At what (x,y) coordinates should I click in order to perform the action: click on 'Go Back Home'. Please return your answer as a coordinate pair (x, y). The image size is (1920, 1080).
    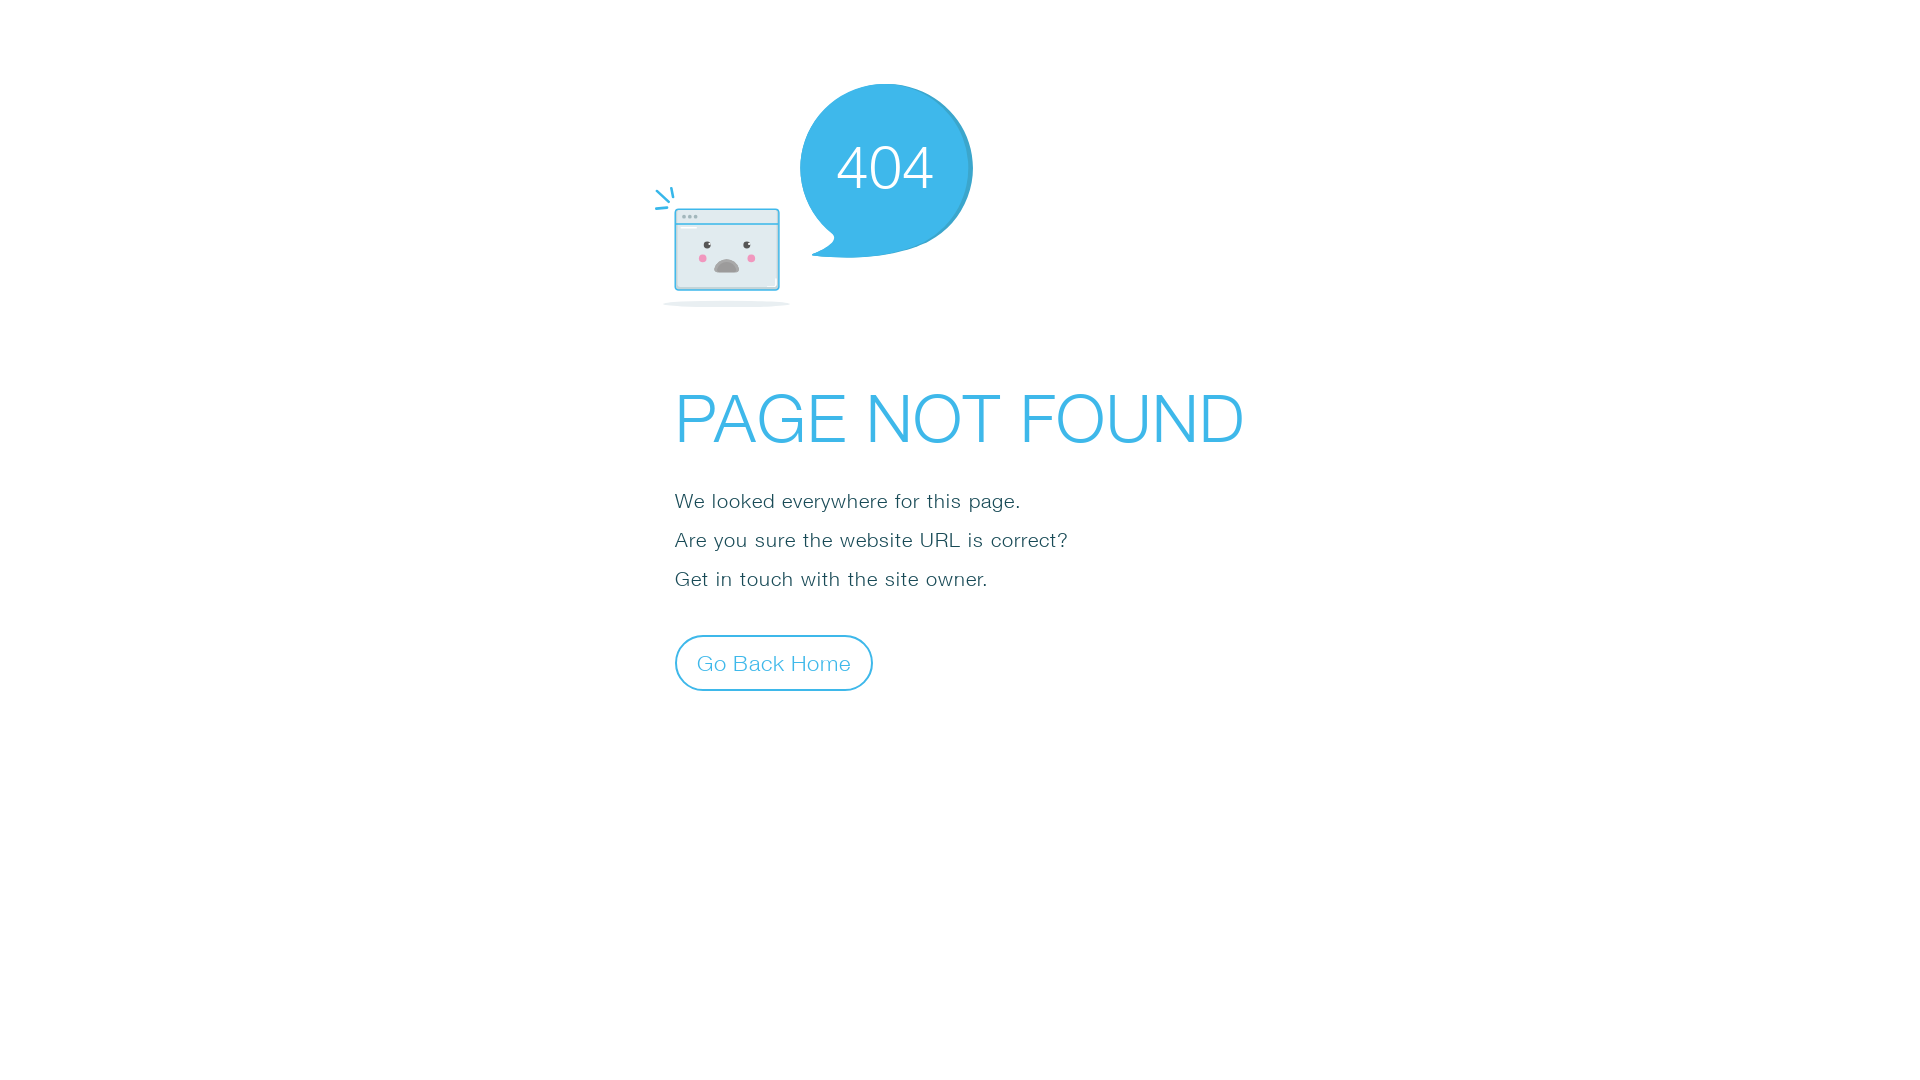
    Looking at the image, I should click on (772, 663).